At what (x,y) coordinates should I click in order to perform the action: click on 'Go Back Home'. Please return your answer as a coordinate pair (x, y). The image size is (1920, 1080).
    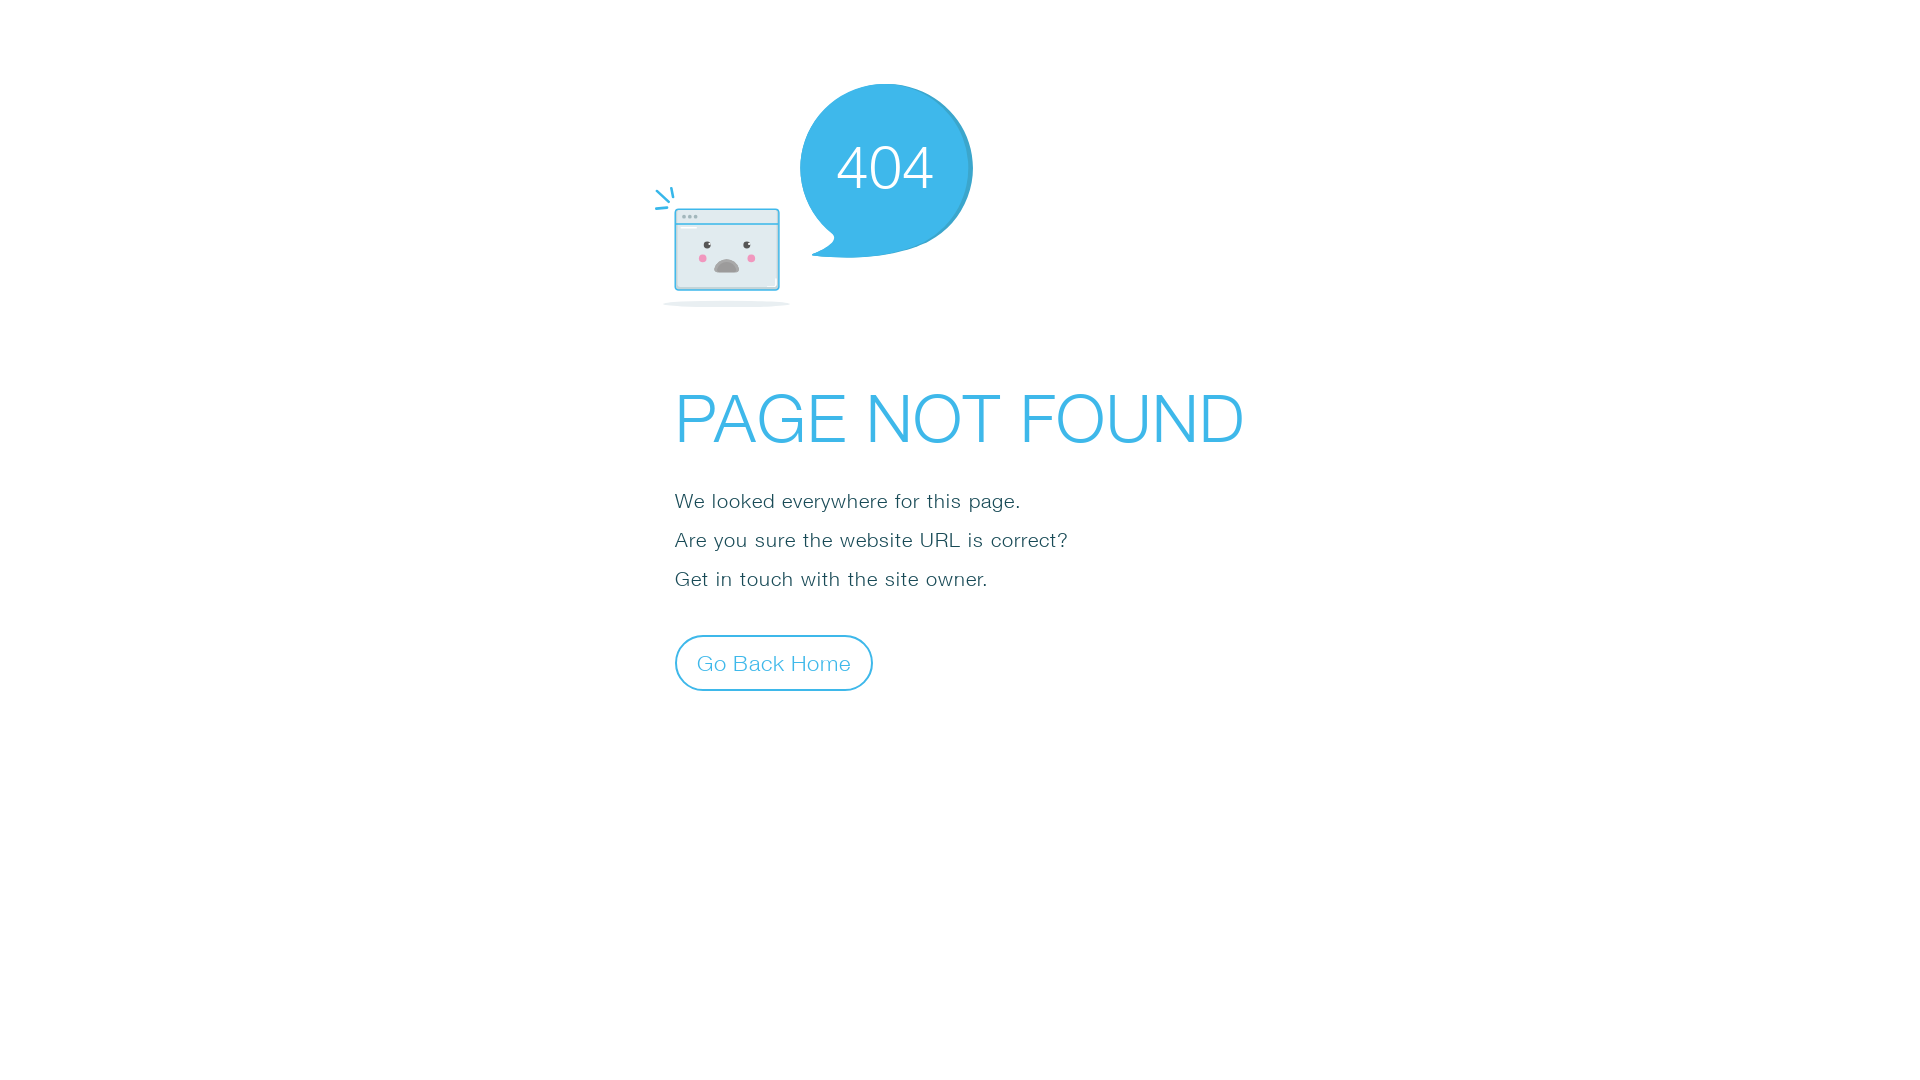
    Looking at the image, I should click on (772, 663).